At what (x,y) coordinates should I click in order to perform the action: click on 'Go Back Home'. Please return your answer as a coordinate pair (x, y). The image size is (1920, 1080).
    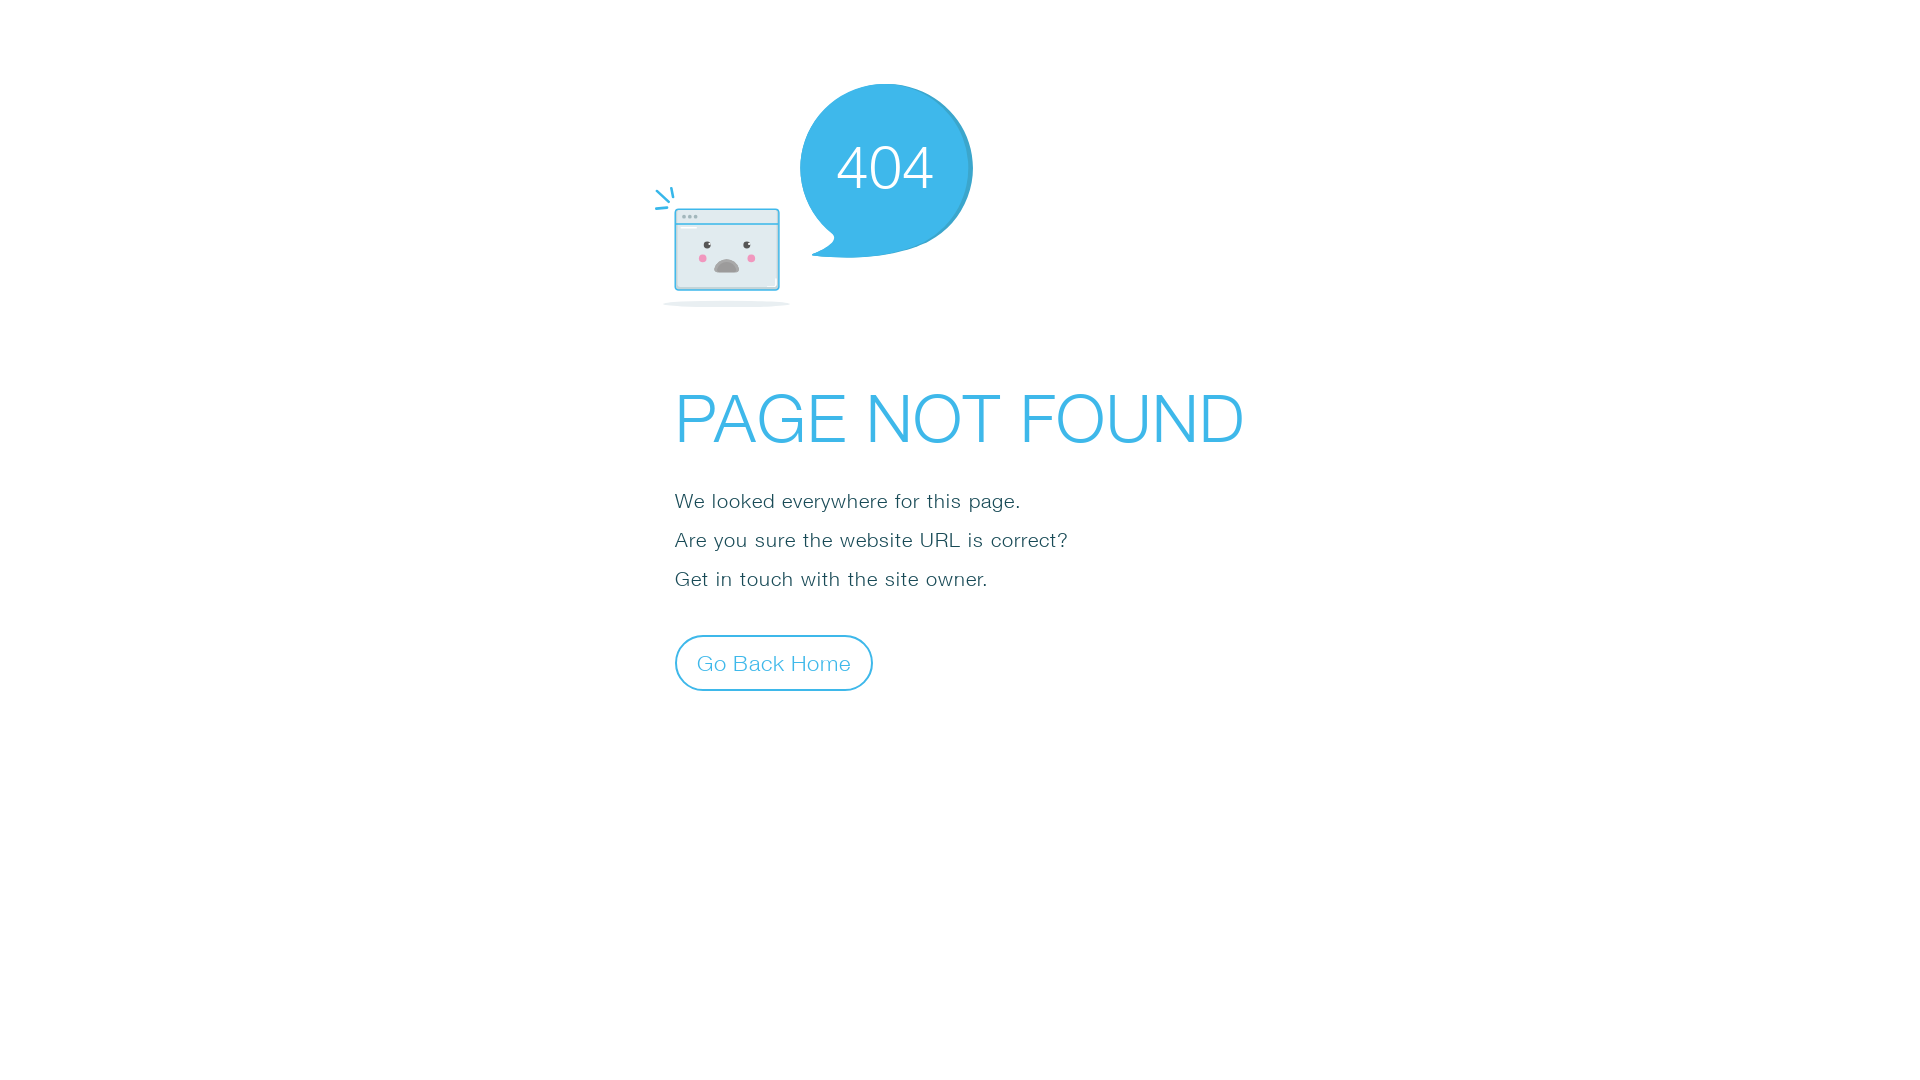
    Looking at the image, I should click on (772, 663).